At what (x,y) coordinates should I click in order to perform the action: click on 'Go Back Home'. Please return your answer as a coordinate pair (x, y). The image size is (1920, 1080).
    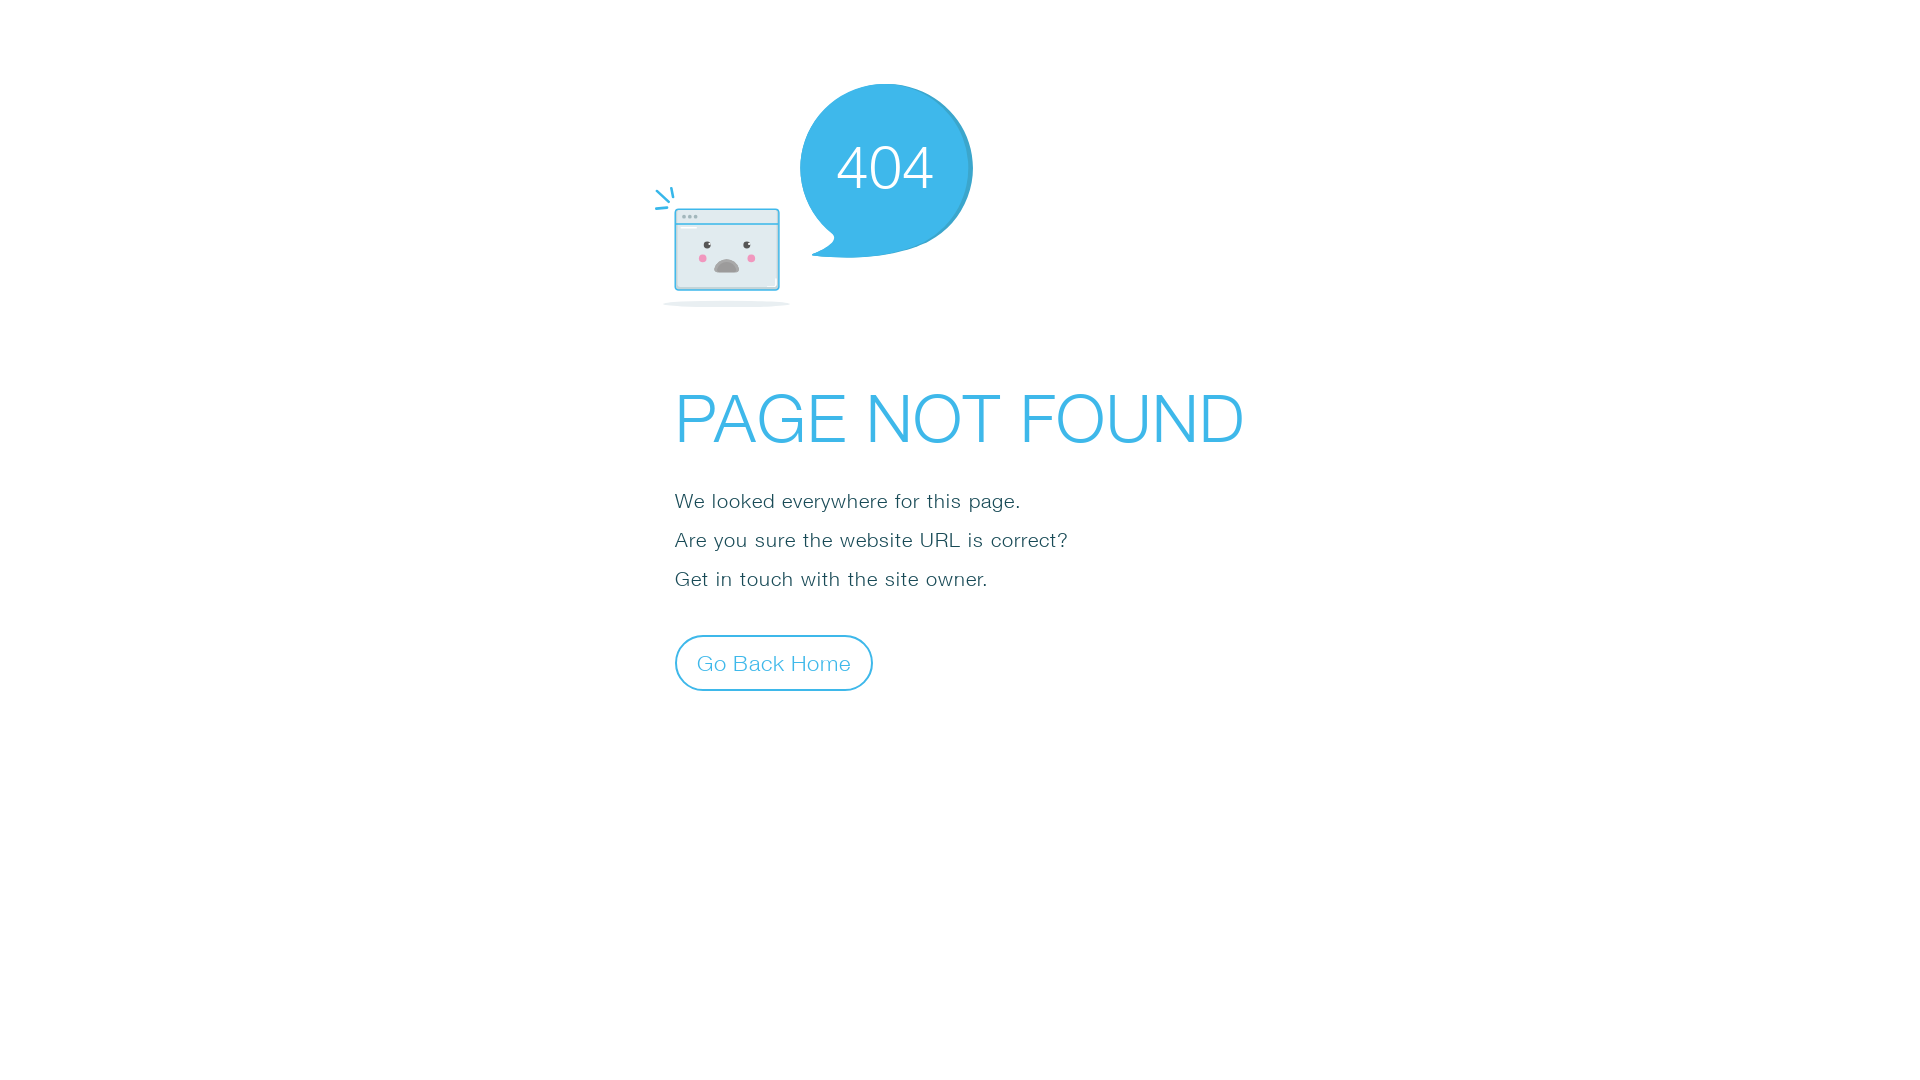
    Looking at the image, I should click on (772, 663).